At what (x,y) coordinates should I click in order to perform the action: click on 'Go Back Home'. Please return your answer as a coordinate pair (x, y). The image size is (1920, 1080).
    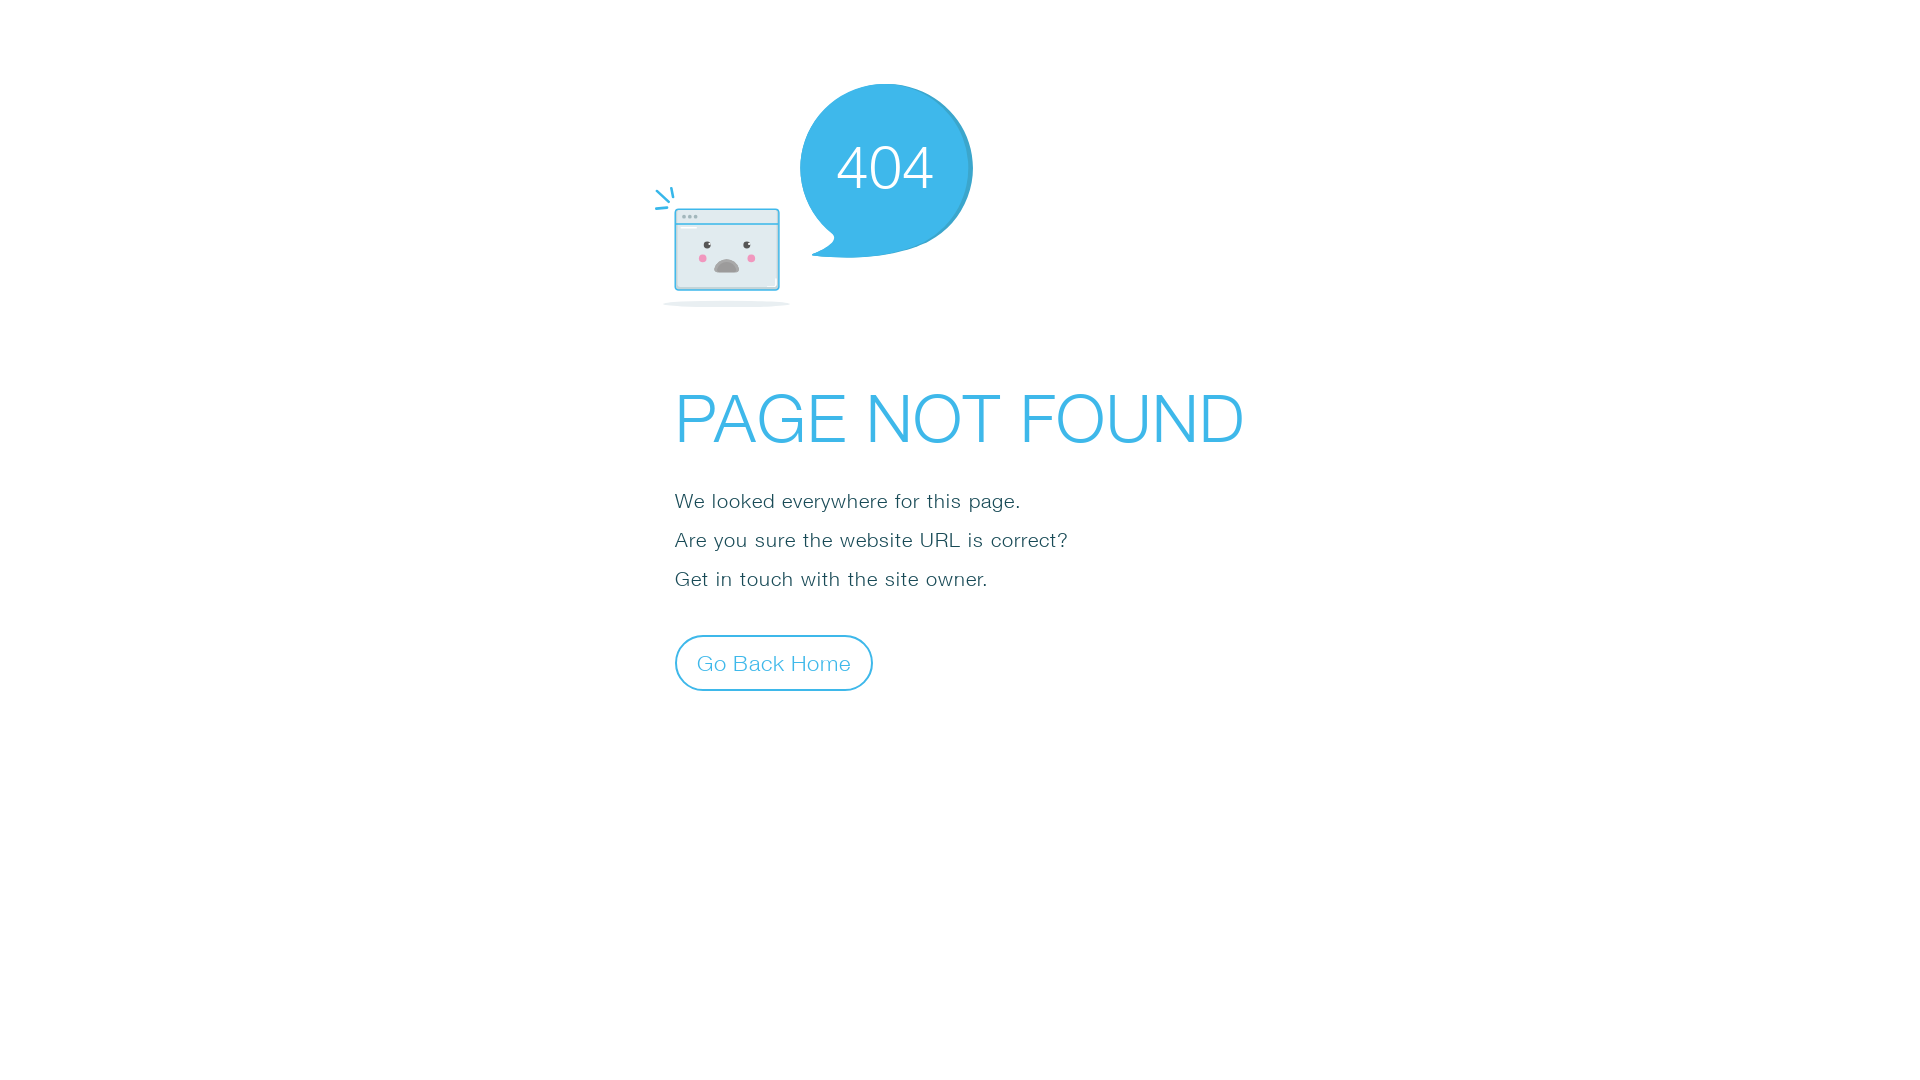
    Looking at the image, I should click on (772, 663).